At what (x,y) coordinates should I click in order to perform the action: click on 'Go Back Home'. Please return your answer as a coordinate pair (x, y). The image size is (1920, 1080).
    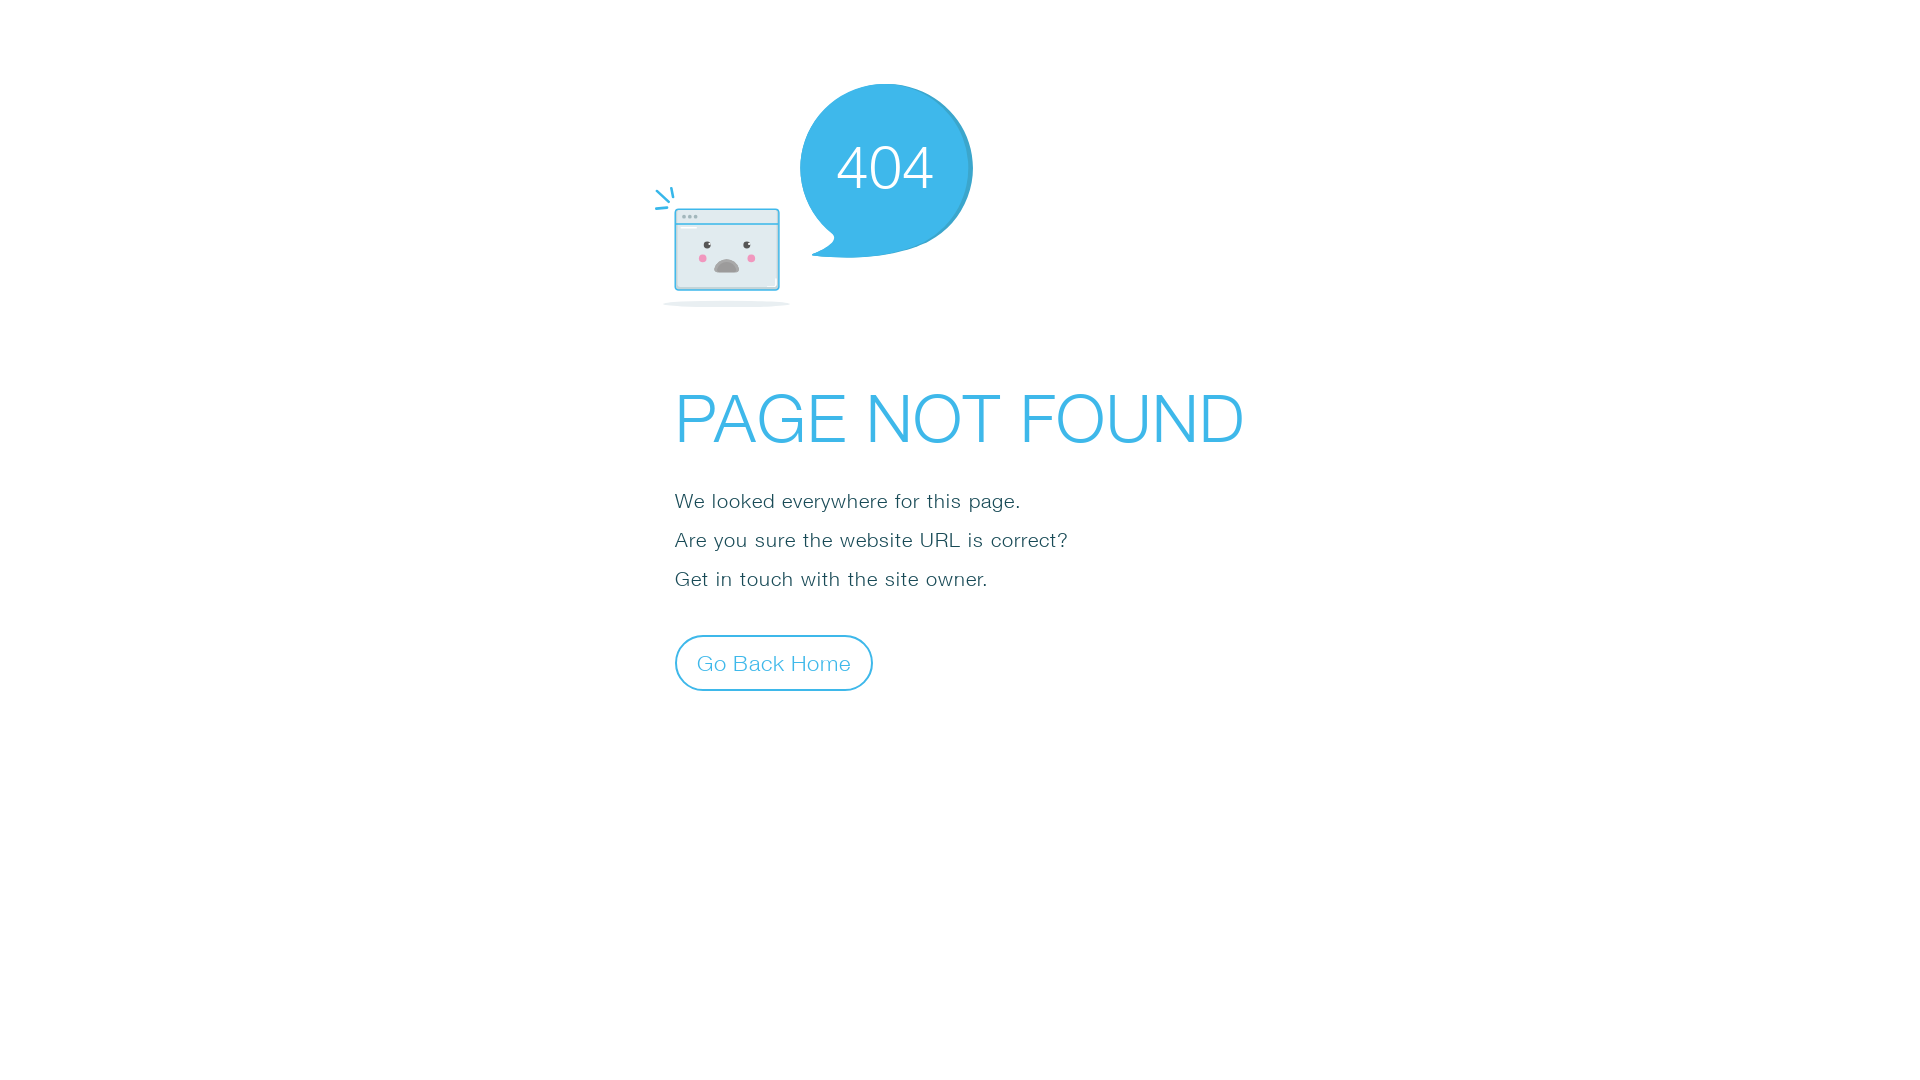
    Looking at the image, I should click on (772, 663).